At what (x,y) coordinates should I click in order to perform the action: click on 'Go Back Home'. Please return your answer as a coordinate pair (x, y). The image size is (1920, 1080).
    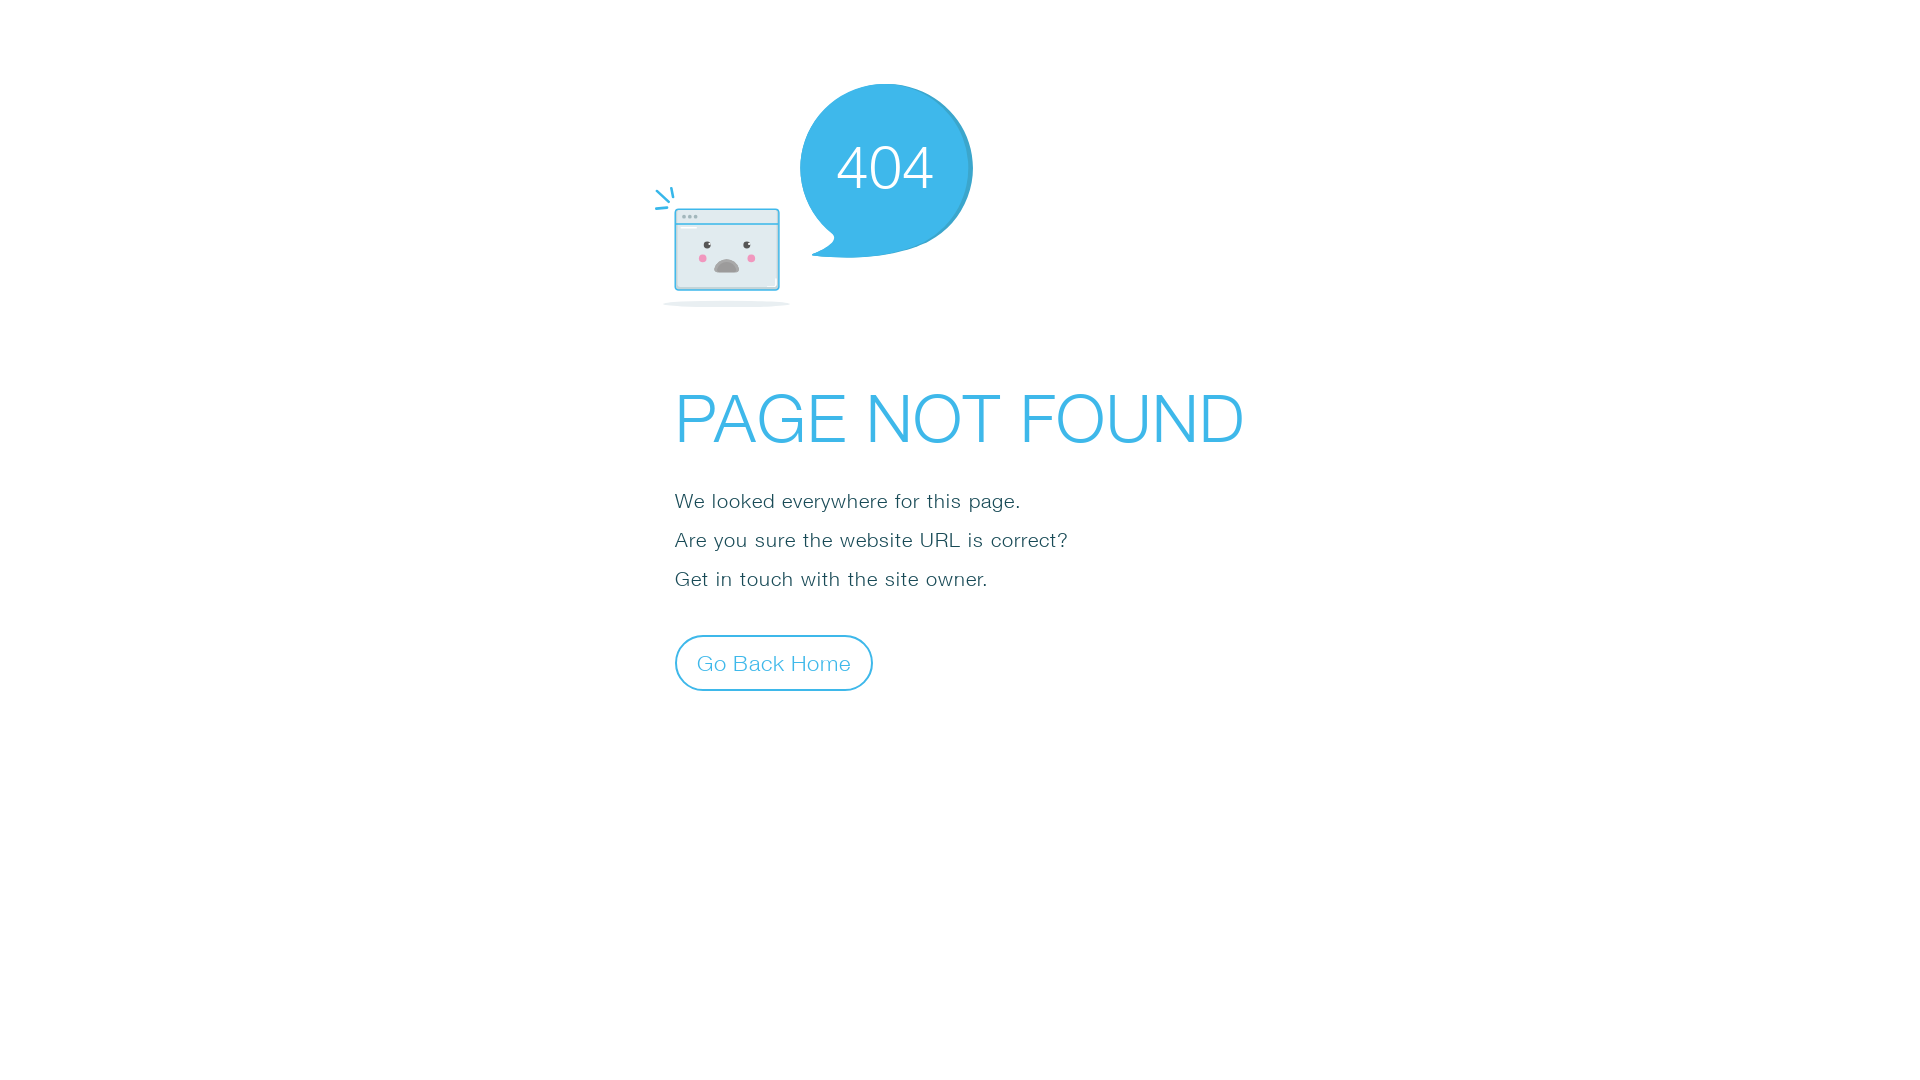
    Looking at the image, I should click on (772, 663).